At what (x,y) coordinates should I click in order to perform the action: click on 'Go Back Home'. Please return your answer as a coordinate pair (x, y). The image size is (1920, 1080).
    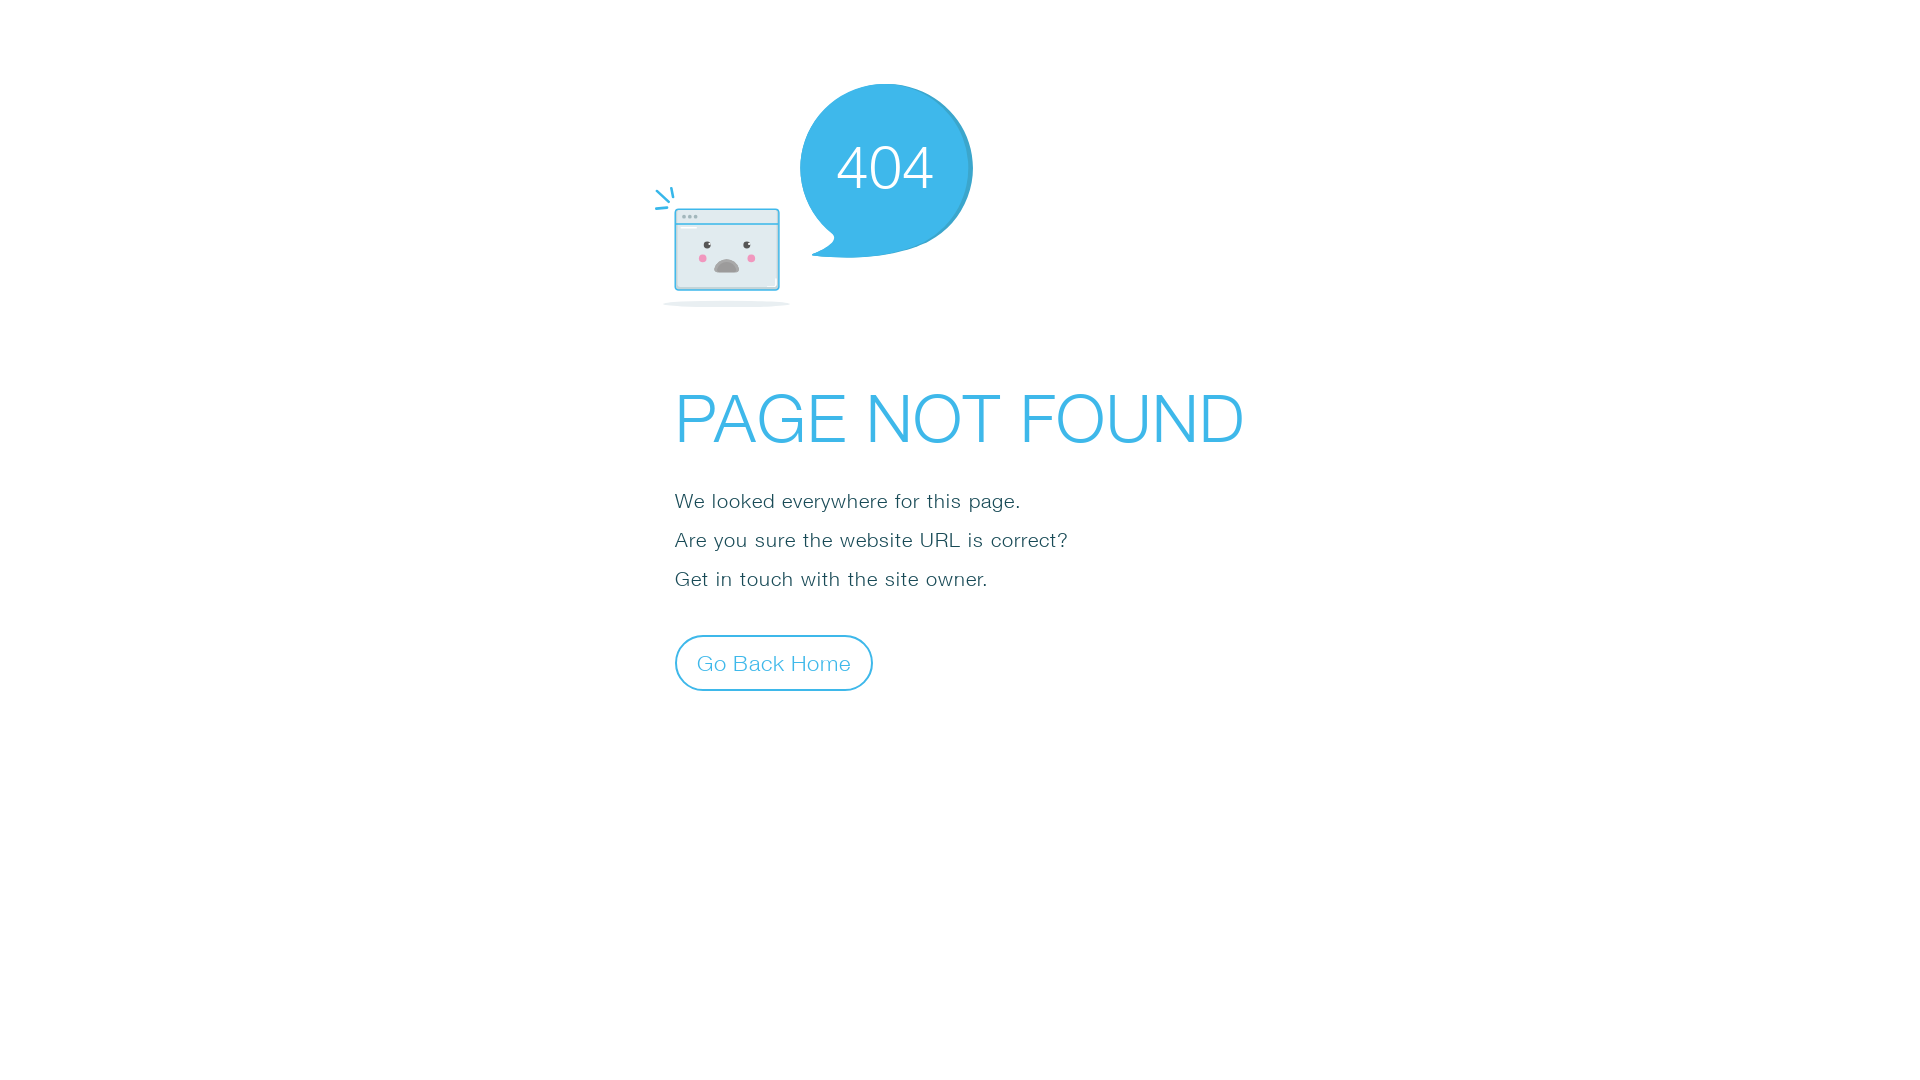
    Looking at the image, I should click on (772, 663).